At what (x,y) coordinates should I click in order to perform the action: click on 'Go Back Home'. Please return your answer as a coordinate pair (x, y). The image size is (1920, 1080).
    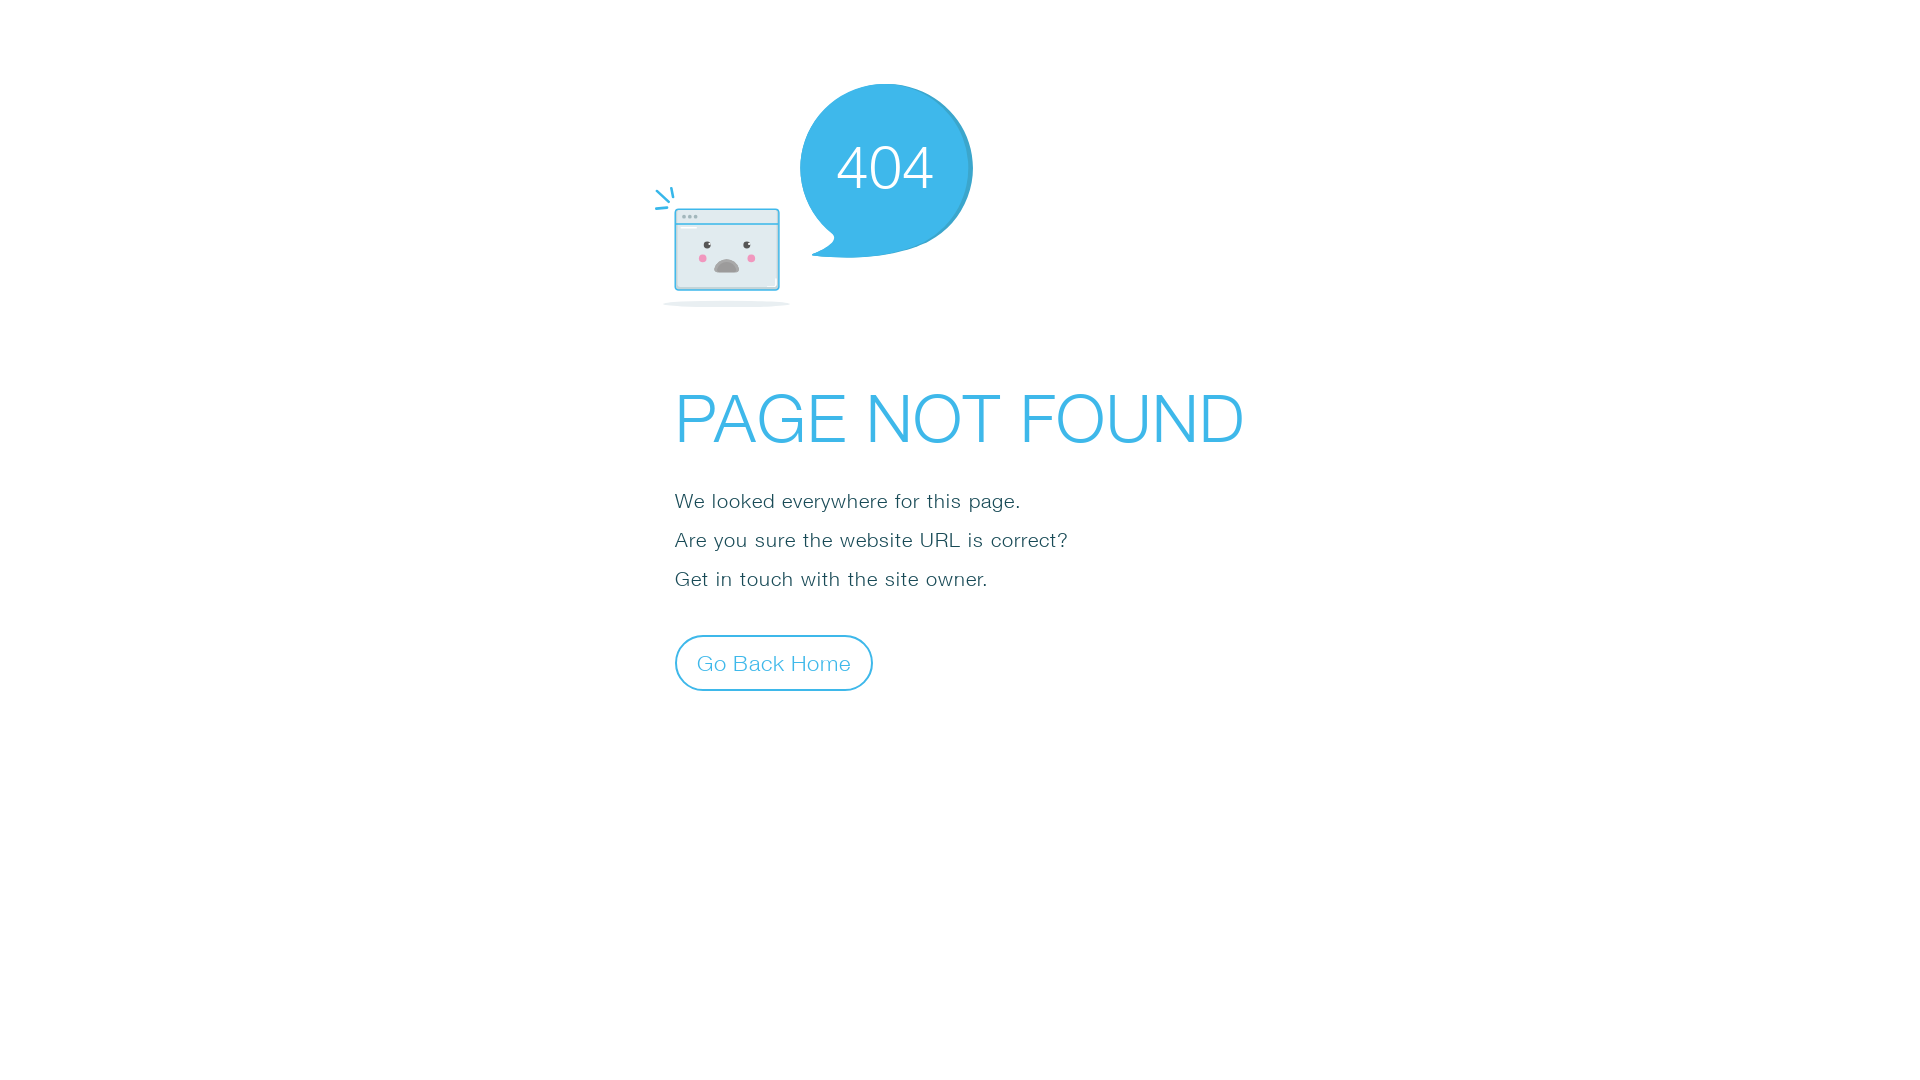
    Looking at the image, I should click on (772, 663).